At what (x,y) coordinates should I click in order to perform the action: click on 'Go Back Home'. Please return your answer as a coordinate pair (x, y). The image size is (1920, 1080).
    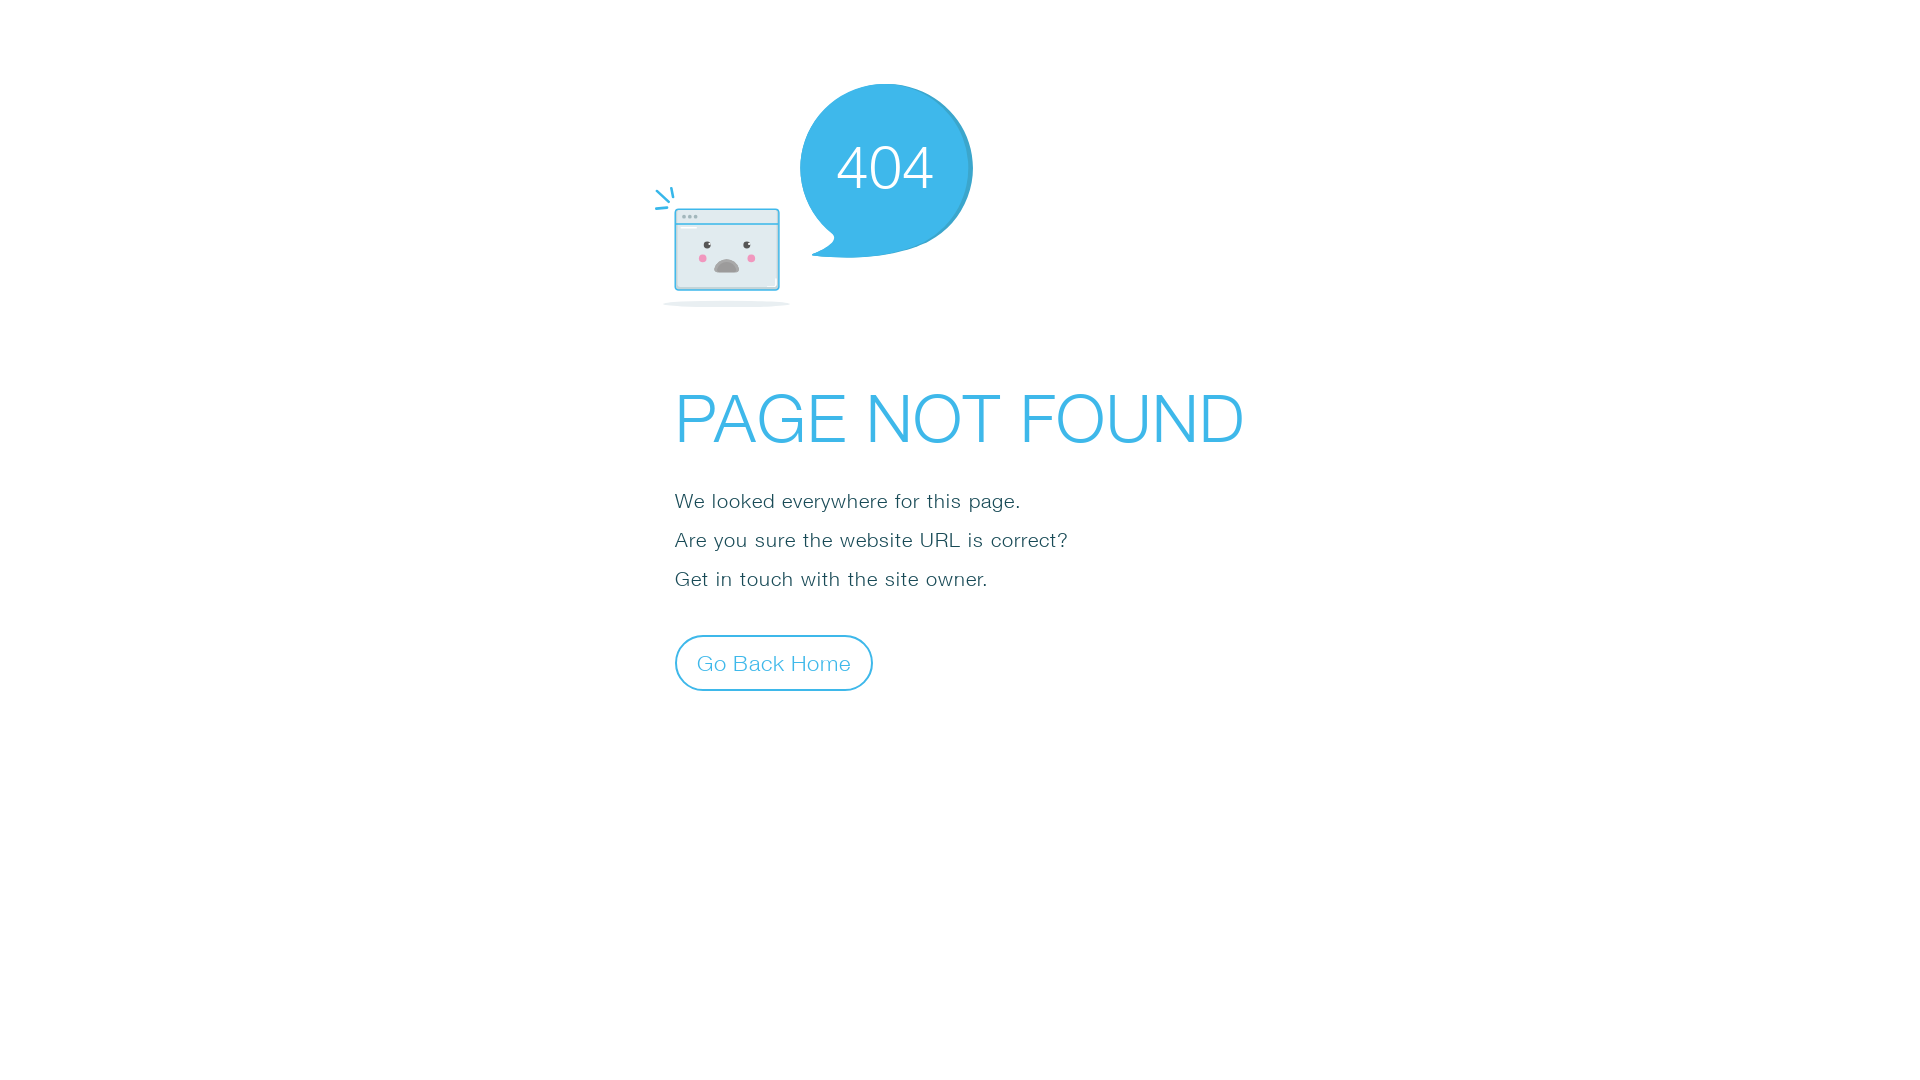
    Looking at the image, I should click on (772, 663).